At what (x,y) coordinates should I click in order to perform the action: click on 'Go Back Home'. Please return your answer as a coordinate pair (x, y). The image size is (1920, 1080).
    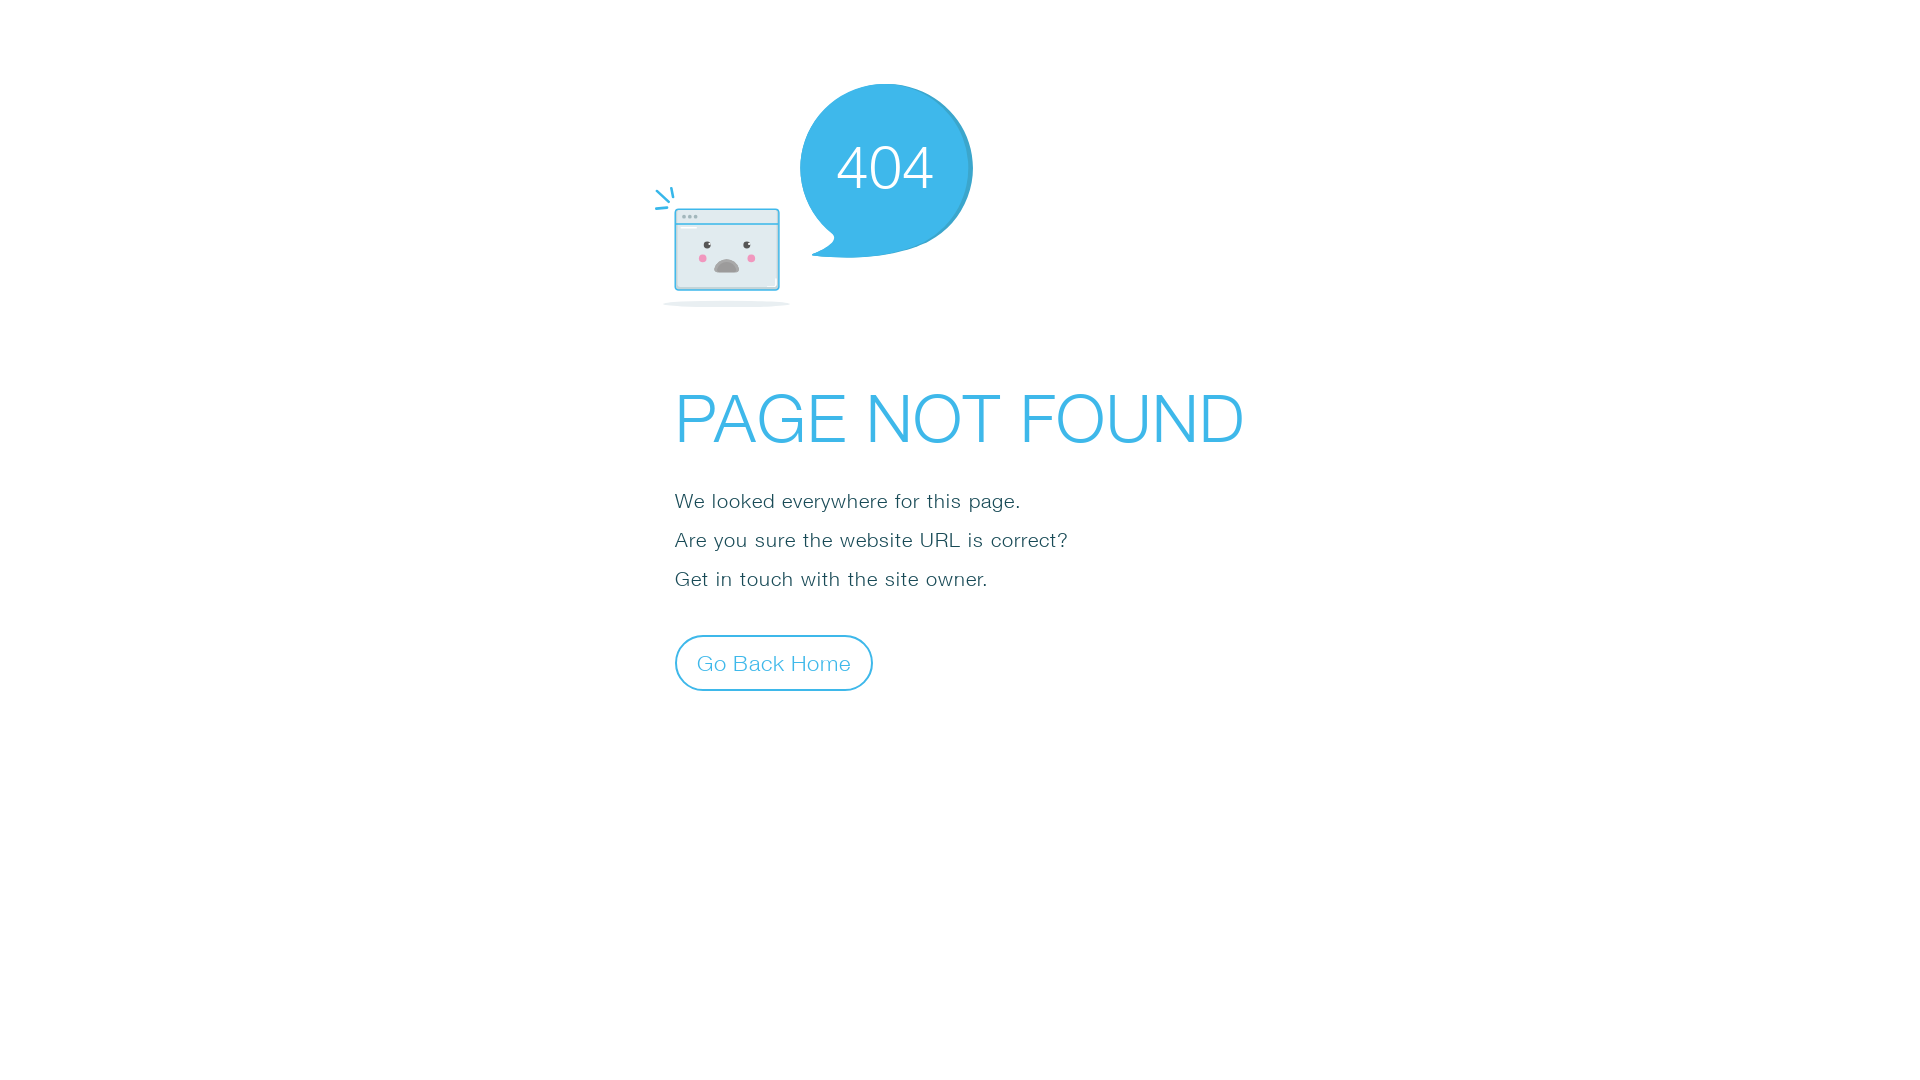
    Looking at the image, I should click on (772, 663).